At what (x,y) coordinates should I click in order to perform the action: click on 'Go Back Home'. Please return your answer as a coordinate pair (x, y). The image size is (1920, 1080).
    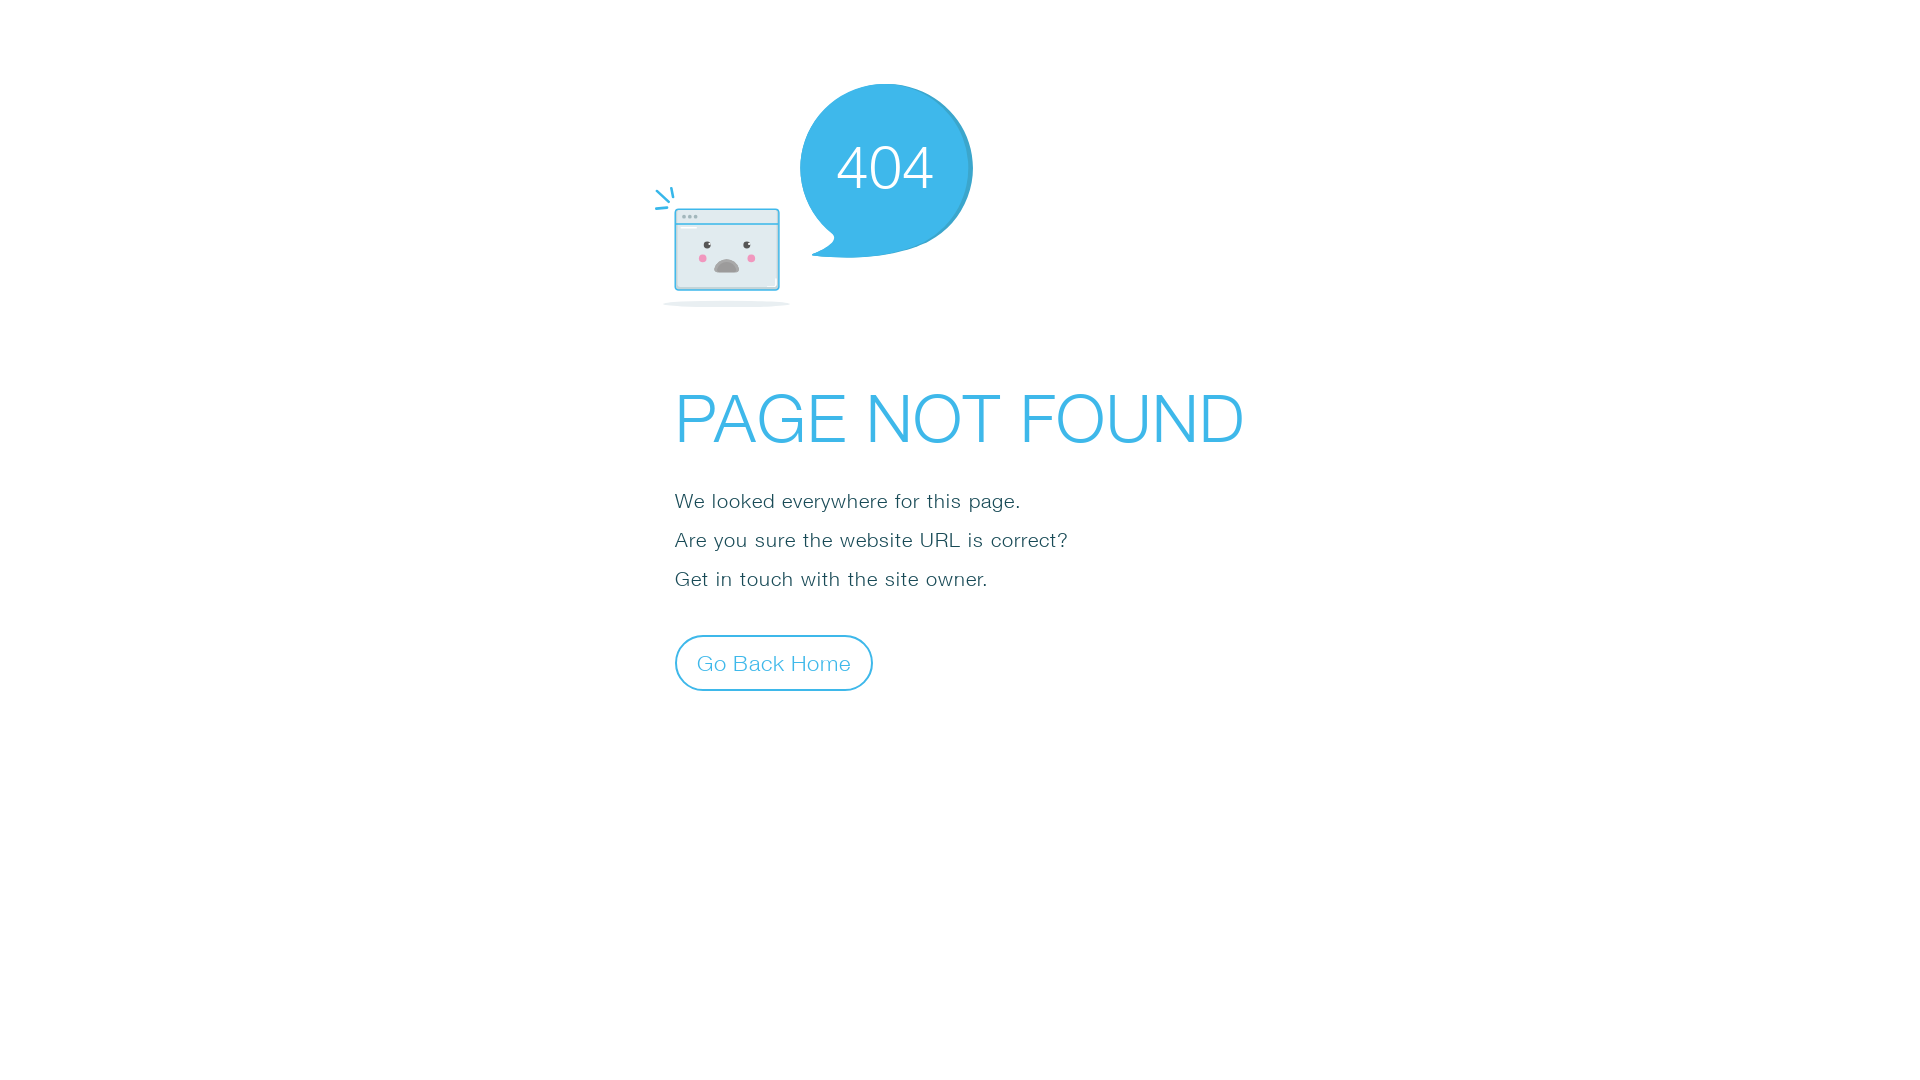
    Looking at the image, I should click on (772, 663).